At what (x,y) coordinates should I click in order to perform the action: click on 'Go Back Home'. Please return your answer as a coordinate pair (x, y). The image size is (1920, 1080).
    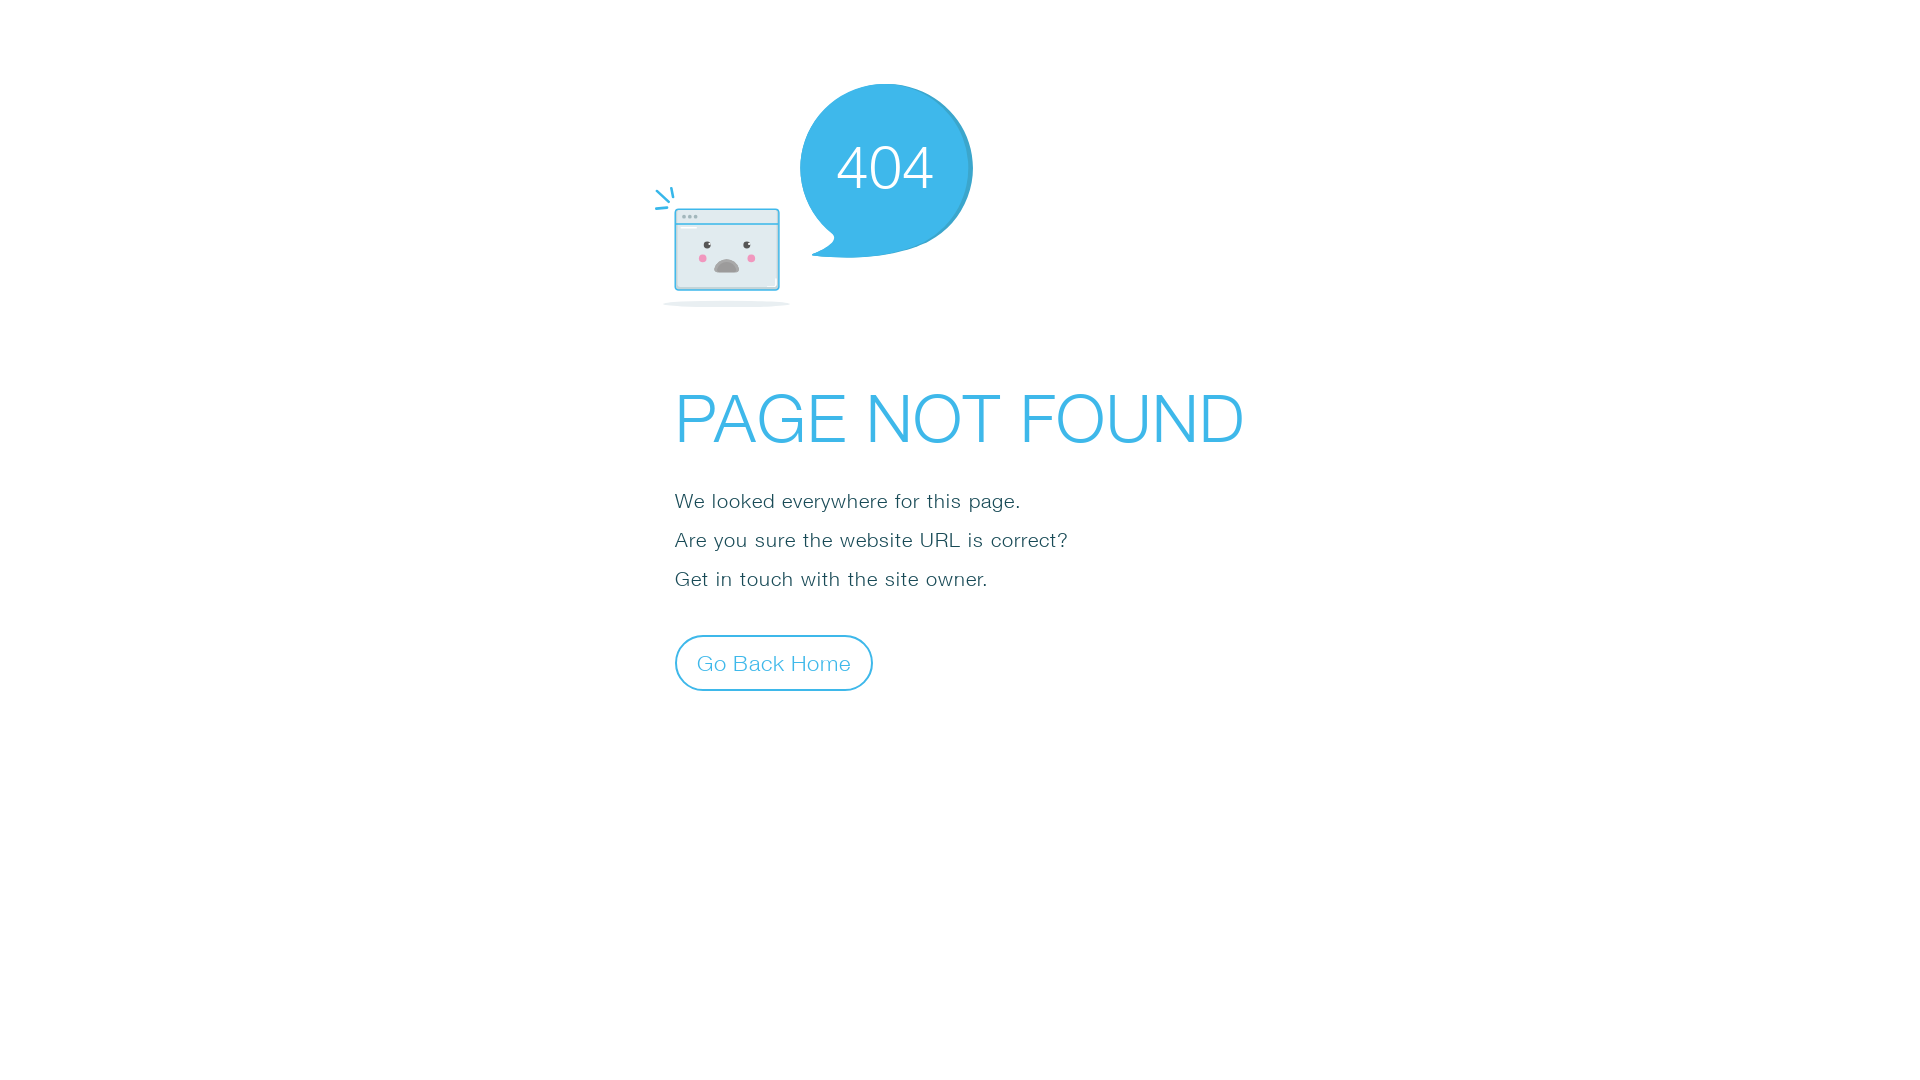
    Looking at the image, I should click on (772, 663).